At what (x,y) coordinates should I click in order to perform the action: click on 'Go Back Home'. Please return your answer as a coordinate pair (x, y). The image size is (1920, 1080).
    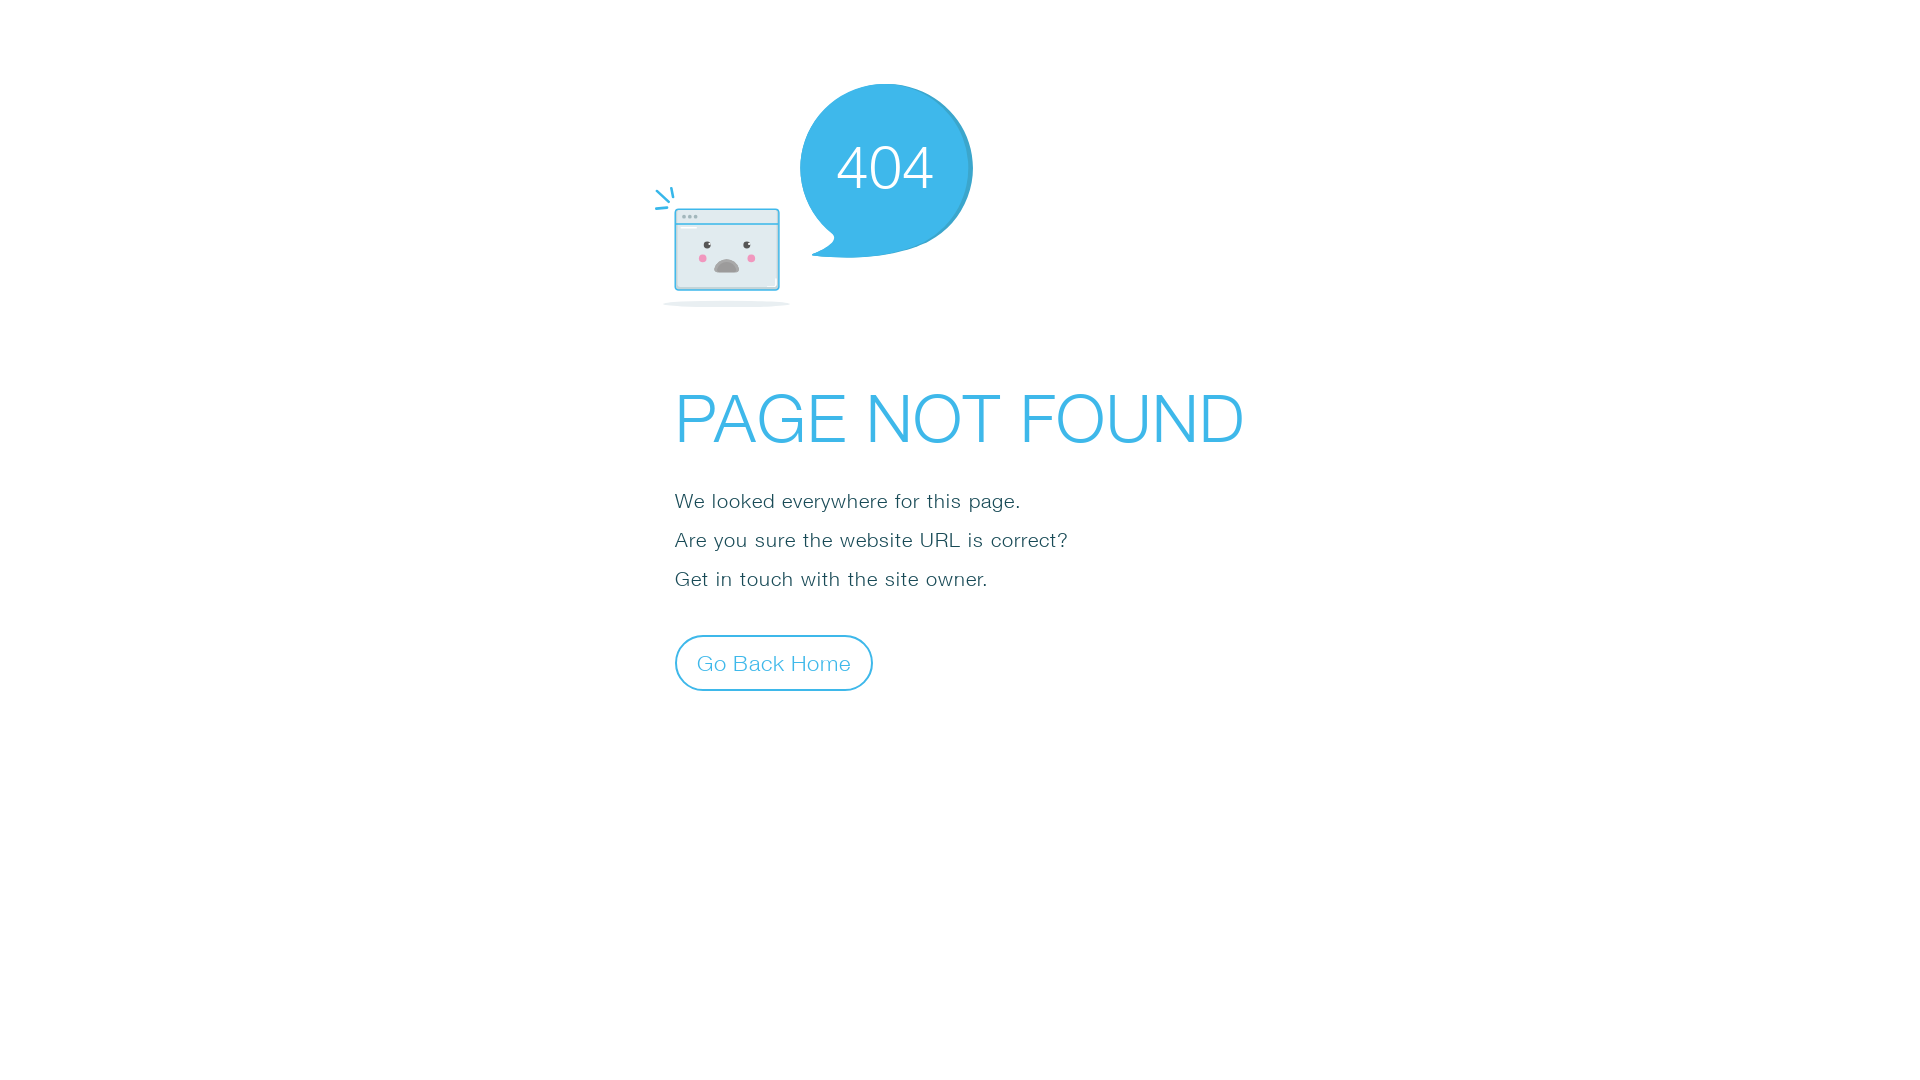
    Looking at the image, I should click on (772, 663).